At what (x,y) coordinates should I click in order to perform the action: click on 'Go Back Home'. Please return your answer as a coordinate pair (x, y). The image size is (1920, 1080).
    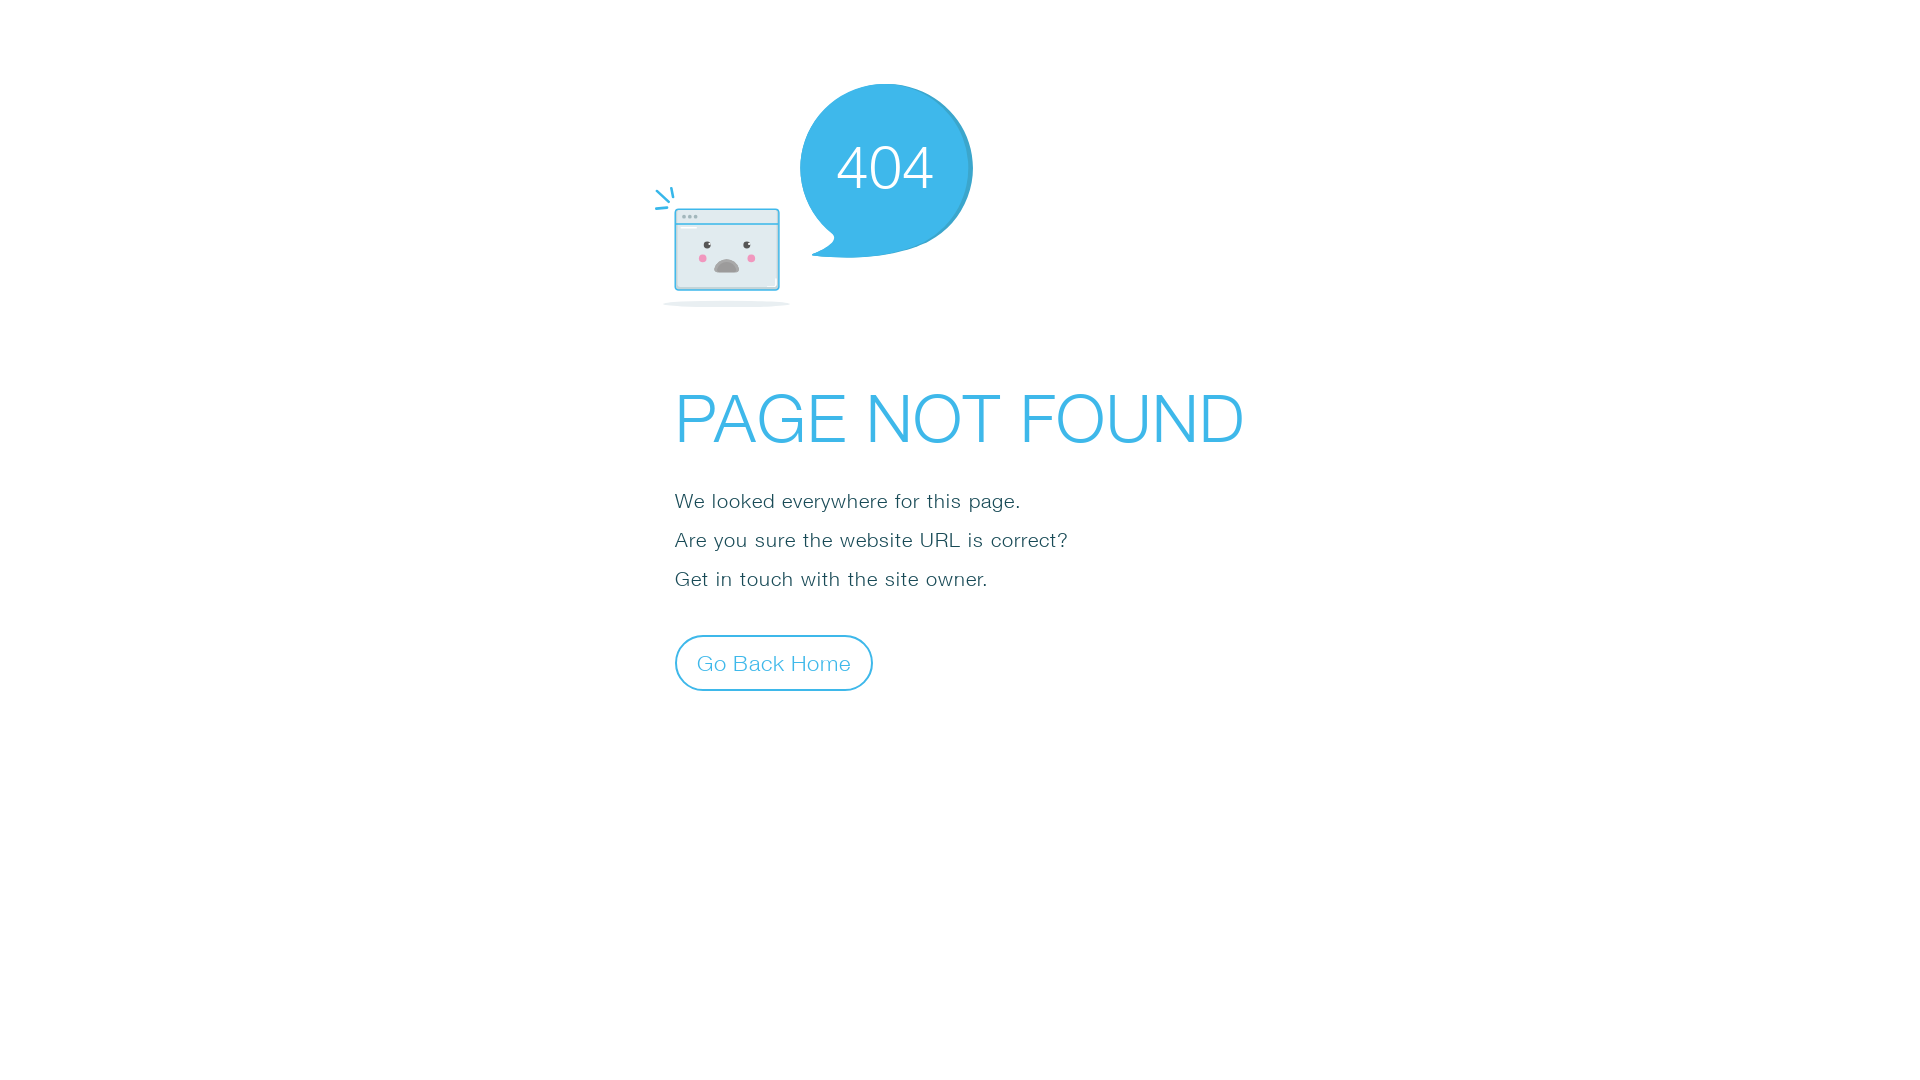
    Looking at the image, I should click on (772, 663).